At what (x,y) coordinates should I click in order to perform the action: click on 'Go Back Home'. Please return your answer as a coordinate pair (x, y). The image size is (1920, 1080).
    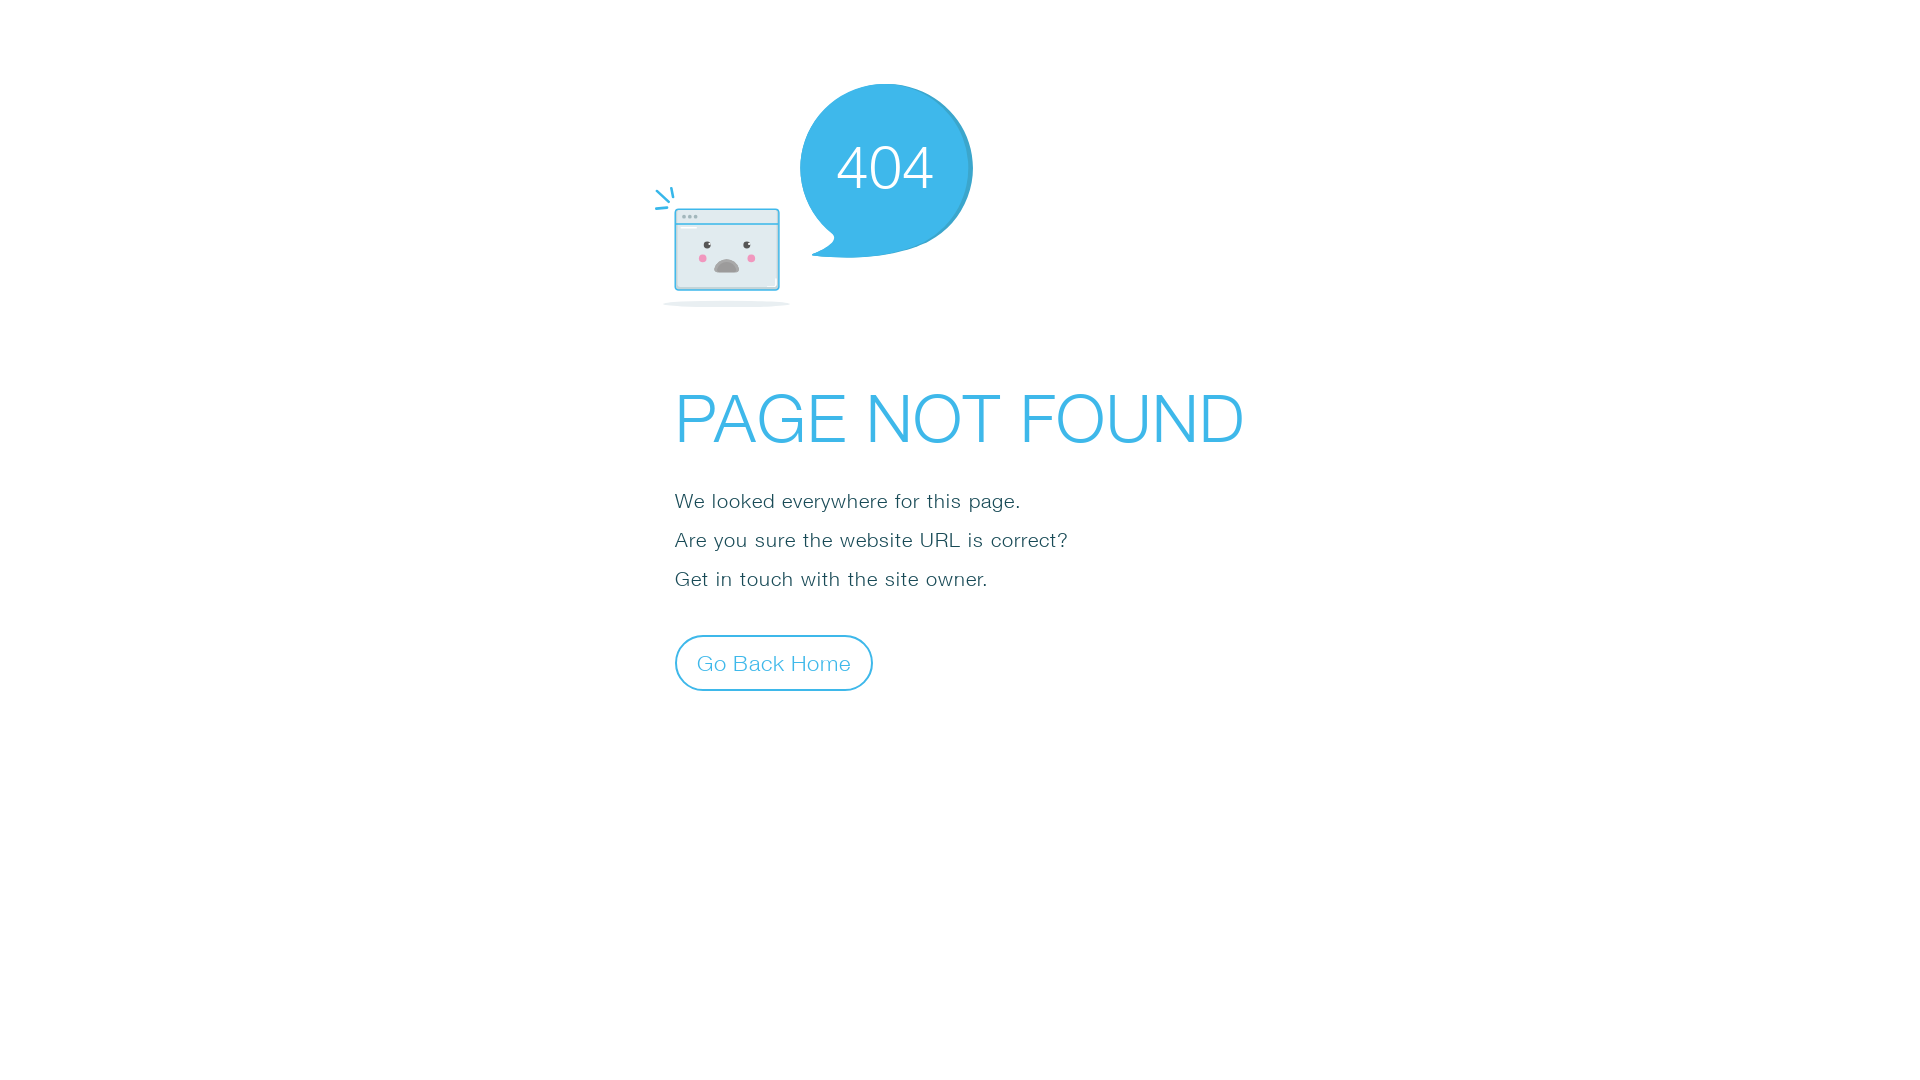
    Looking at the image, I should click on (772, 663).